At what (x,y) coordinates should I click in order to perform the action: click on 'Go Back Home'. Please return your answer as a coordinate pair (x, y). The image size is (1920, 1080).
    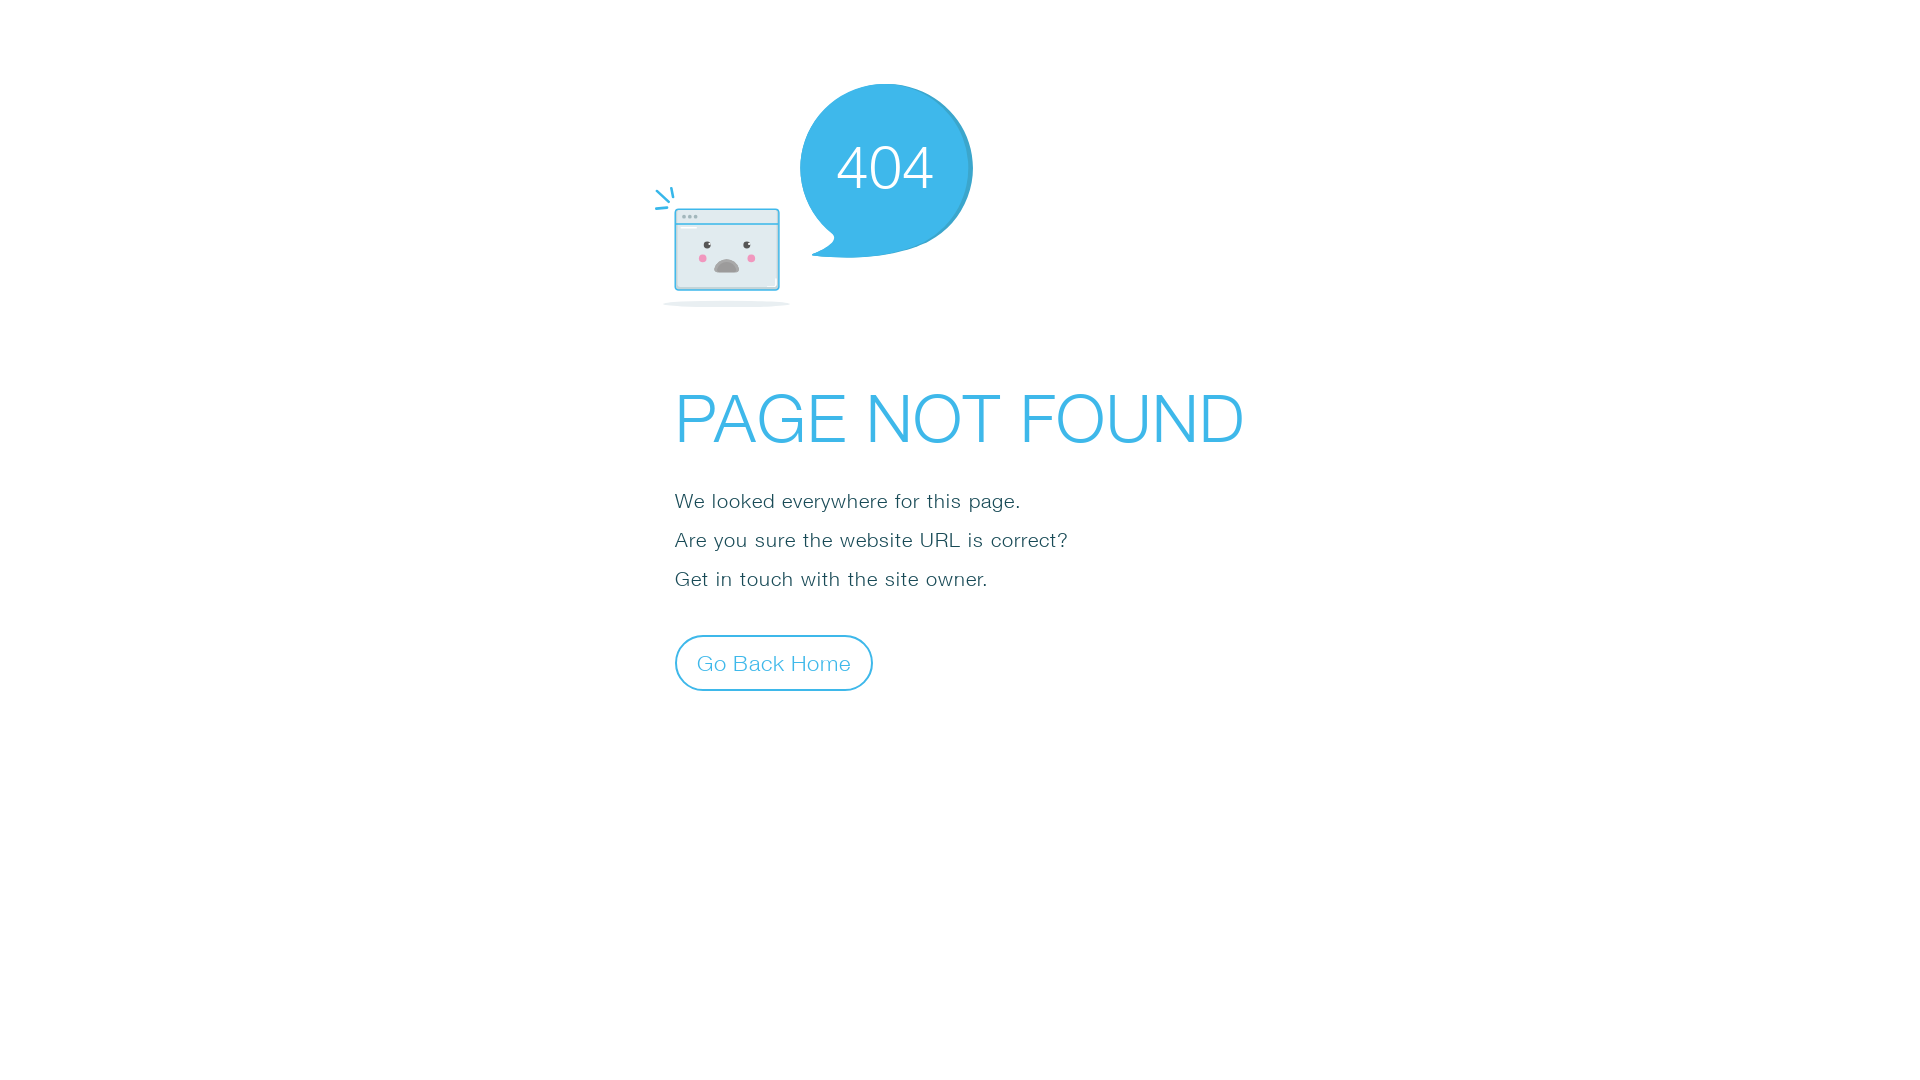
    Looking at the image, I should click on (772, 663).